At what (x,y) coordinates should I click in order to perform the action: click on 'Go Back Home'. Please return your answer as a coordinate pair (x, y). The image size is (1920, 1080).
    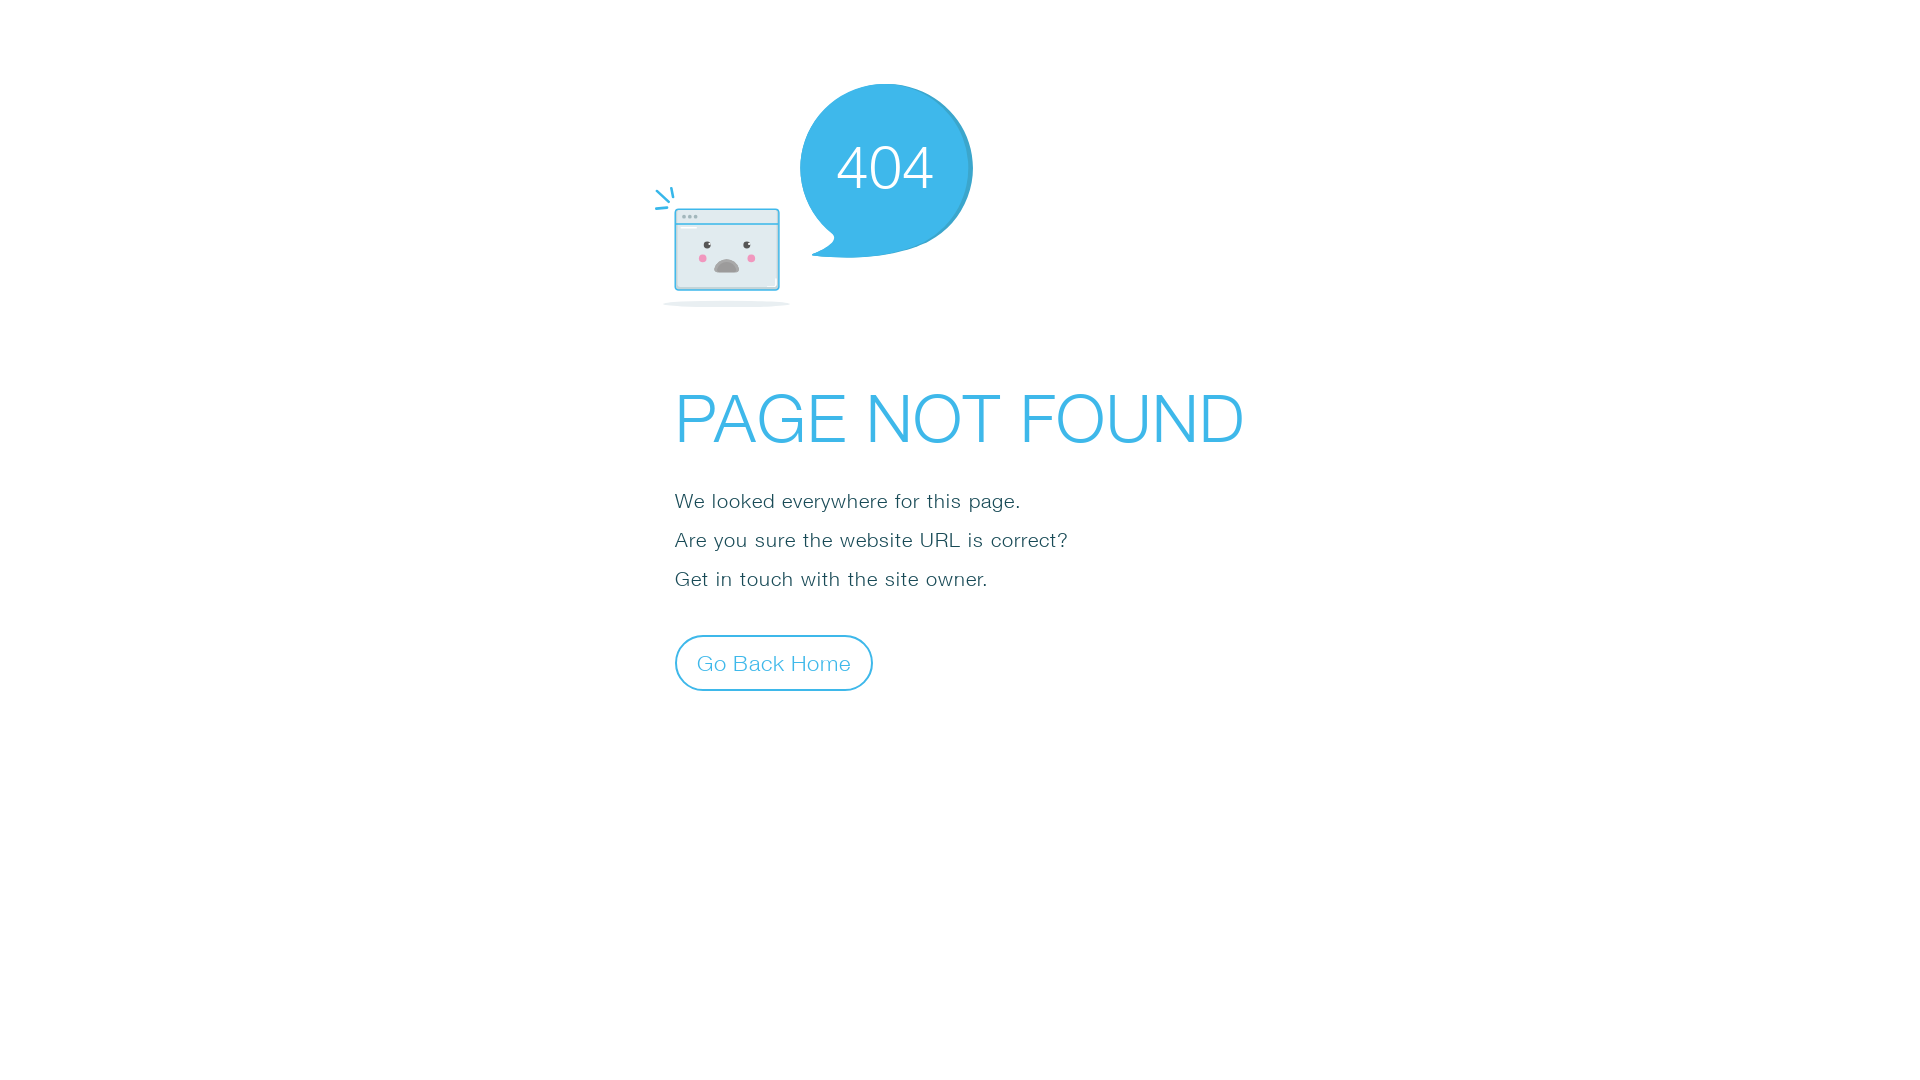
    Looking at the image, I should click on (772, 663).